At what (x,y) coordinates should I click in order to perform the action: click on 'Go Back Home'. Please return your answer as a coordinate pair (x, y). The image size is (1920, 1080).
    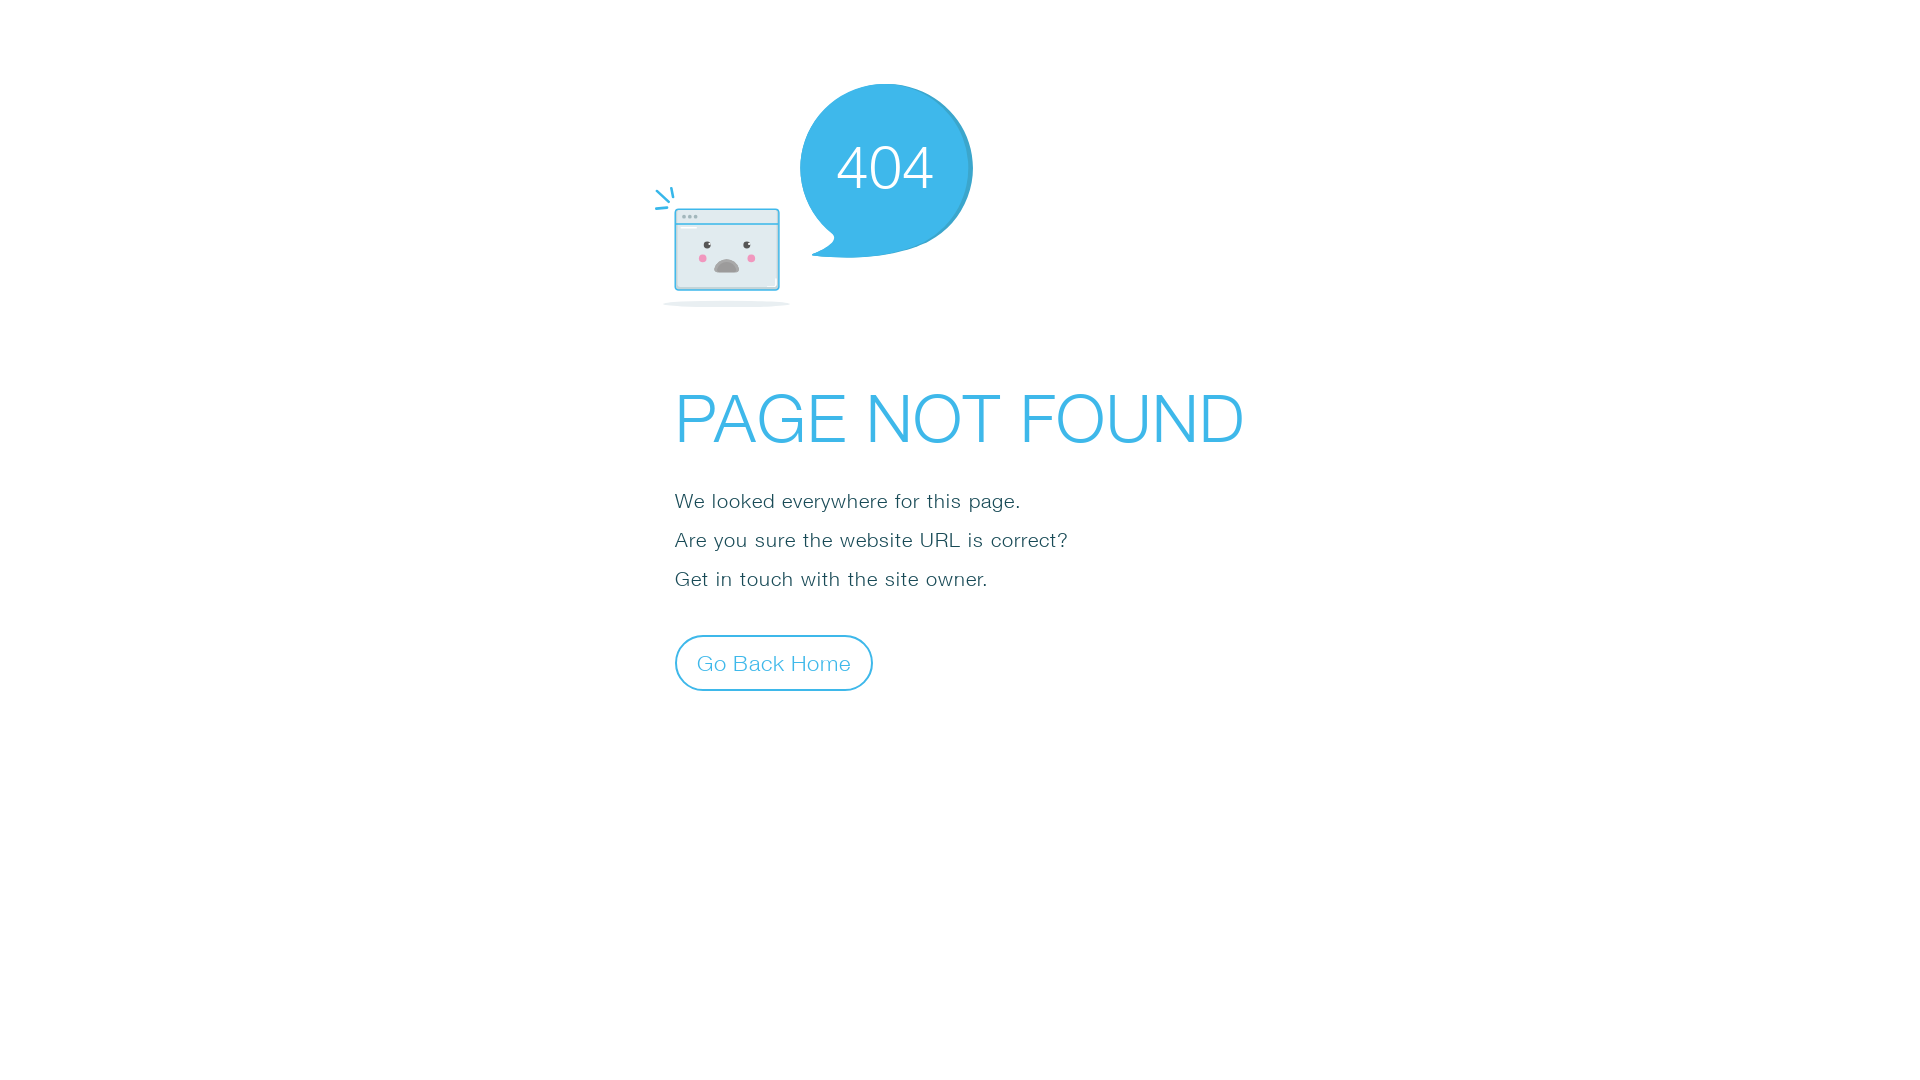
    Looking at the image, I should click on (772, 663).